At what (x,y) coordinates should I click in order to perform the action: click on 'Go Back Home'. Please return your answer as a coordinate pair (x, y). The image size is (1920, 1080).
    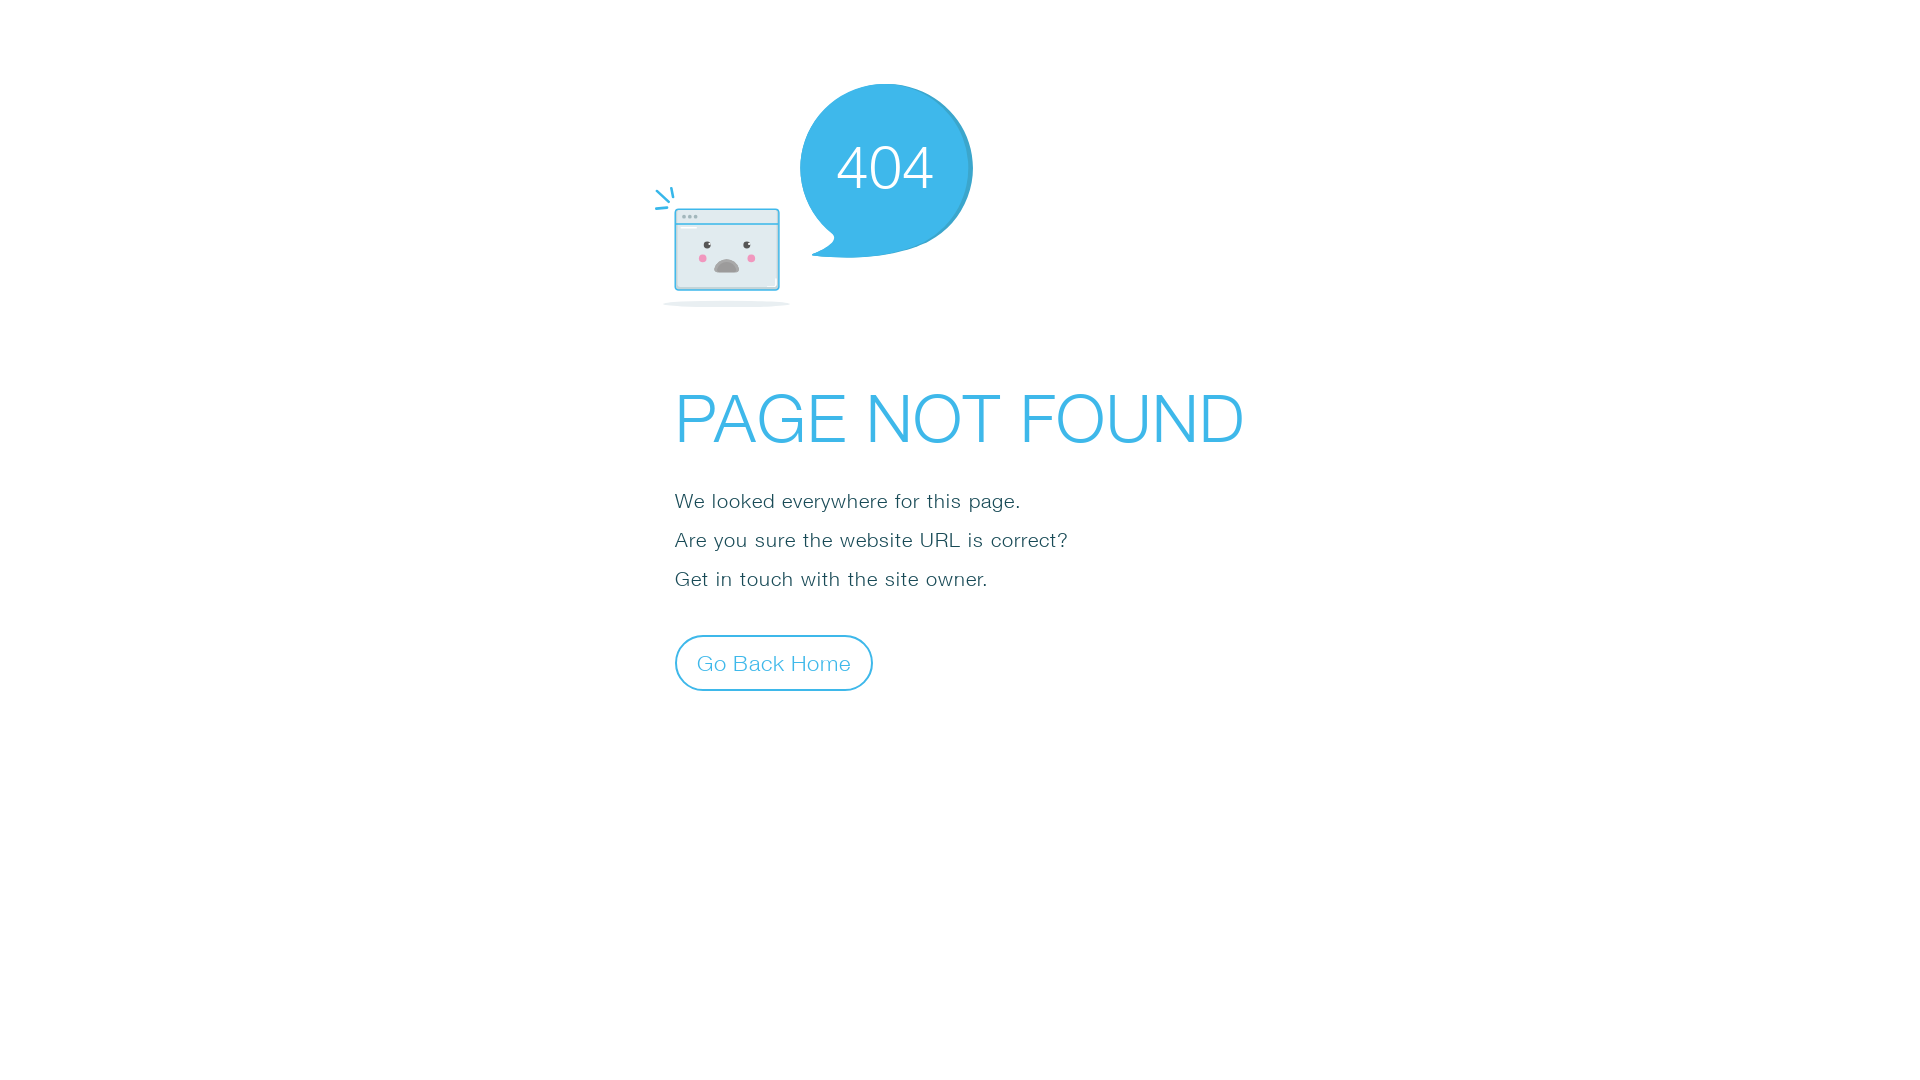
    Looking at the image, I should click on (772, 663).